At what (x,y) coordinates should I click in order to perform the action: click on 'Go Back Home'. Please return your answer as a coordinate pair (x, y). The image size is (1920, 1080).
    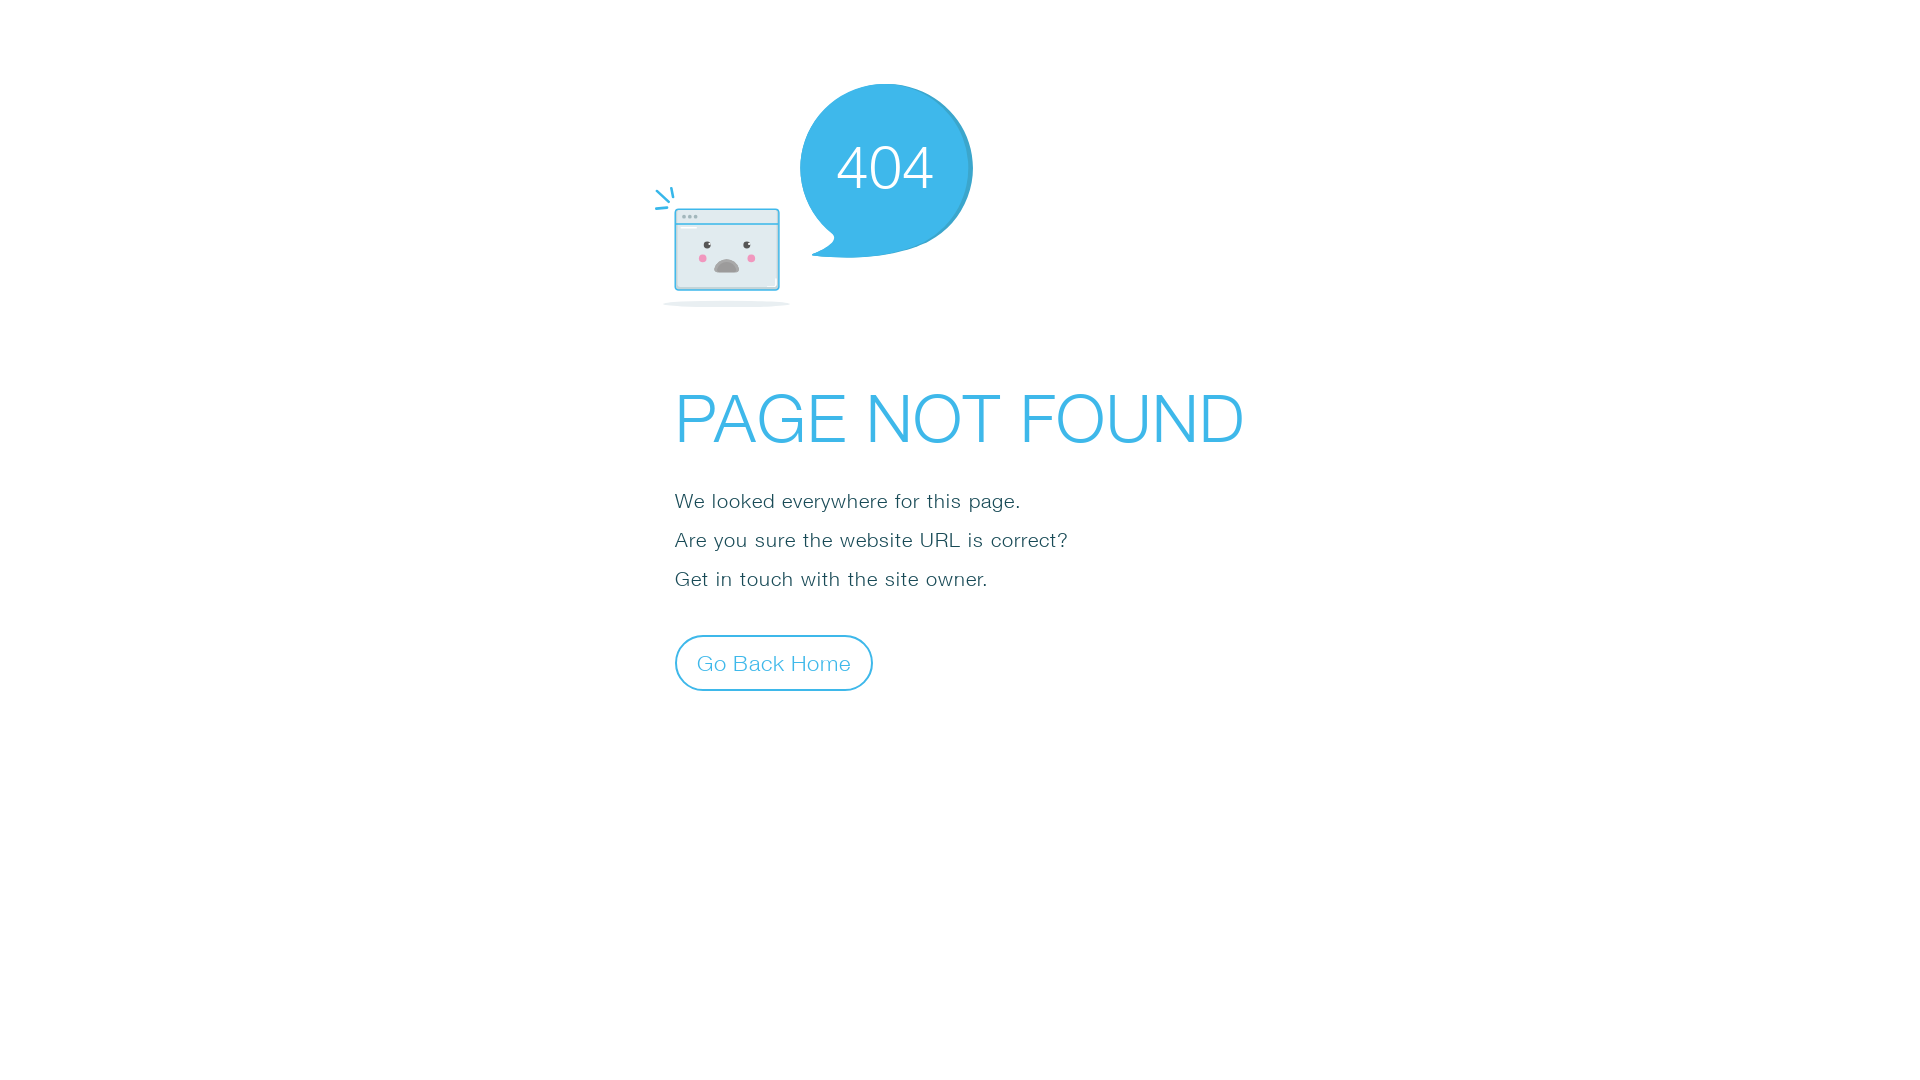
    Looking at the image, I should click on (772, 663).